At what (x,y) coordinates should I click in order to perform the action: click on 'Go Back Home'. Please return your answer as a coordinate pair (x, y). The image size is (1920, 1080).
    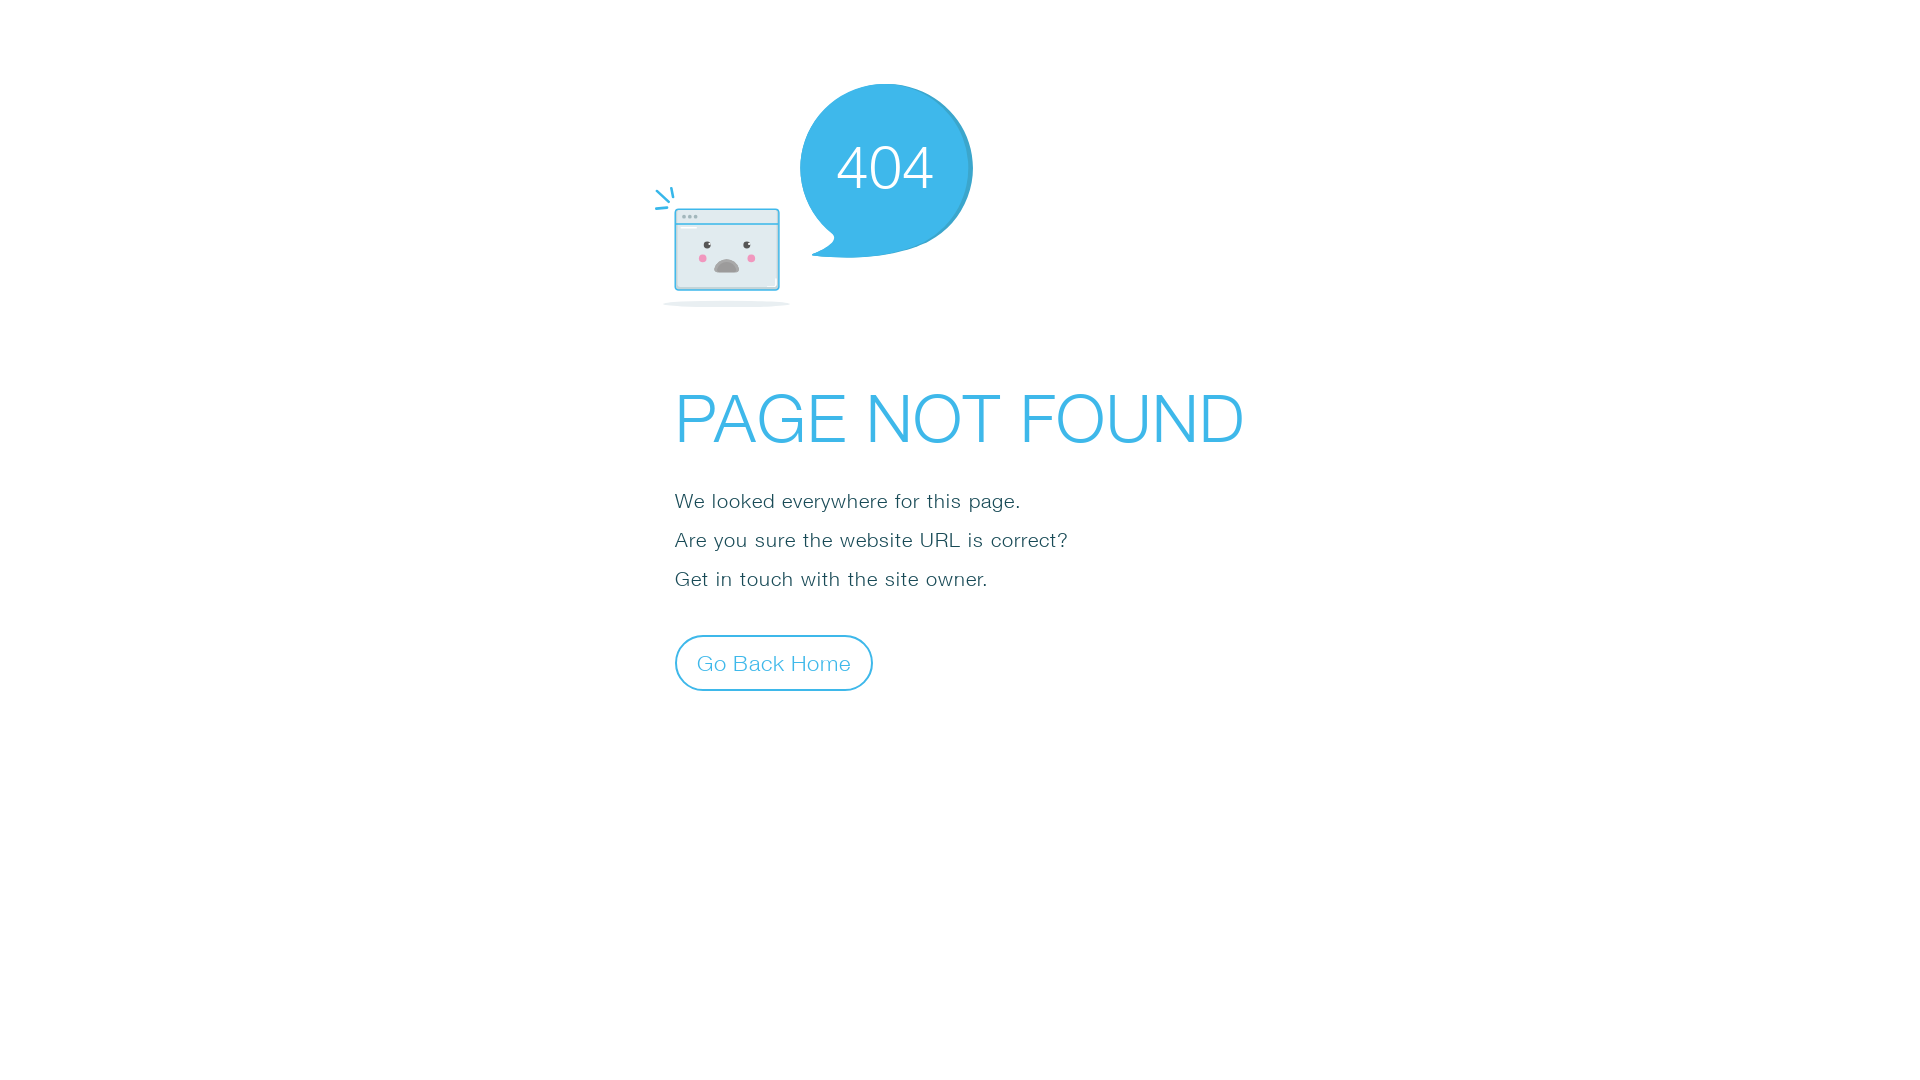
    Looking at the image, I should click on (772, 663).